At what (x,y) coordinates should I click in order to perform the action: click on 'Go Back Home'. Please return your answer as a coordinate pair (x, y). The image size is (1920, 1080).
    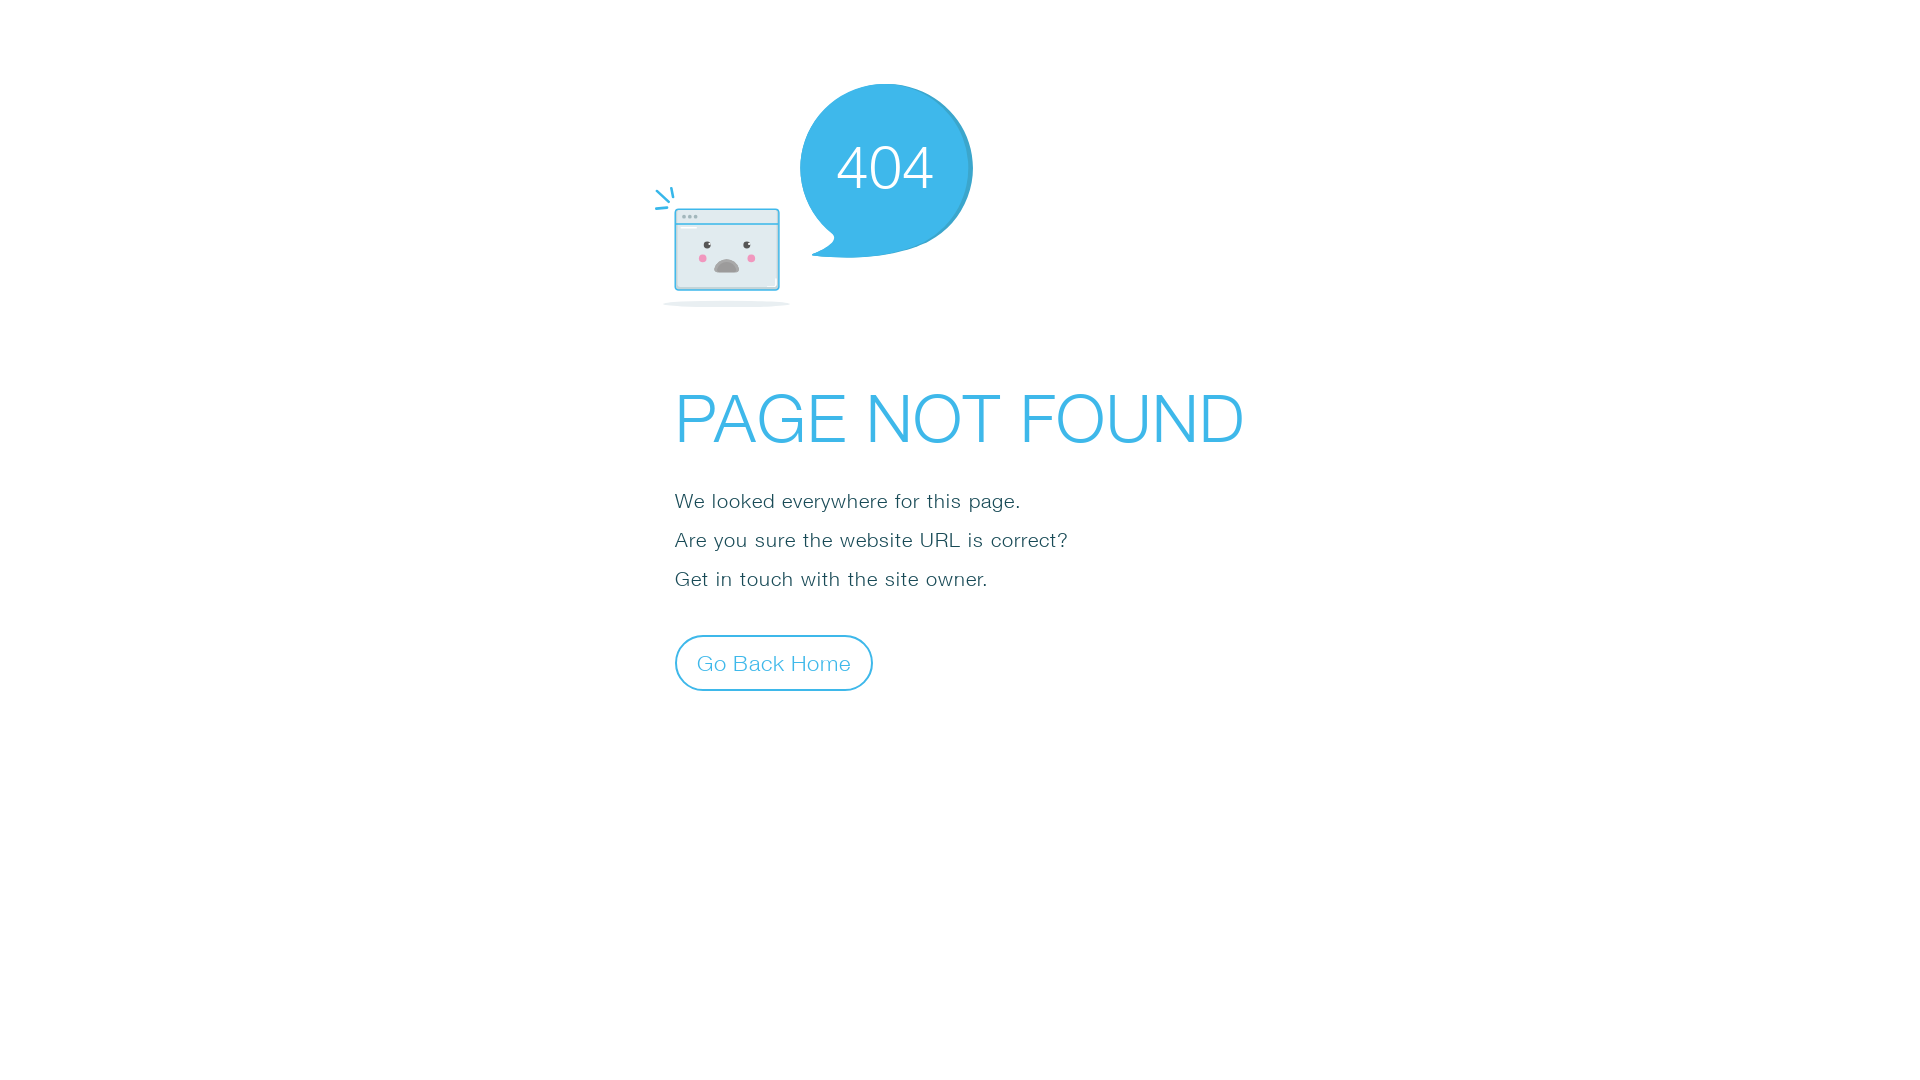
    Looking at the image, I should click on (772, 663).